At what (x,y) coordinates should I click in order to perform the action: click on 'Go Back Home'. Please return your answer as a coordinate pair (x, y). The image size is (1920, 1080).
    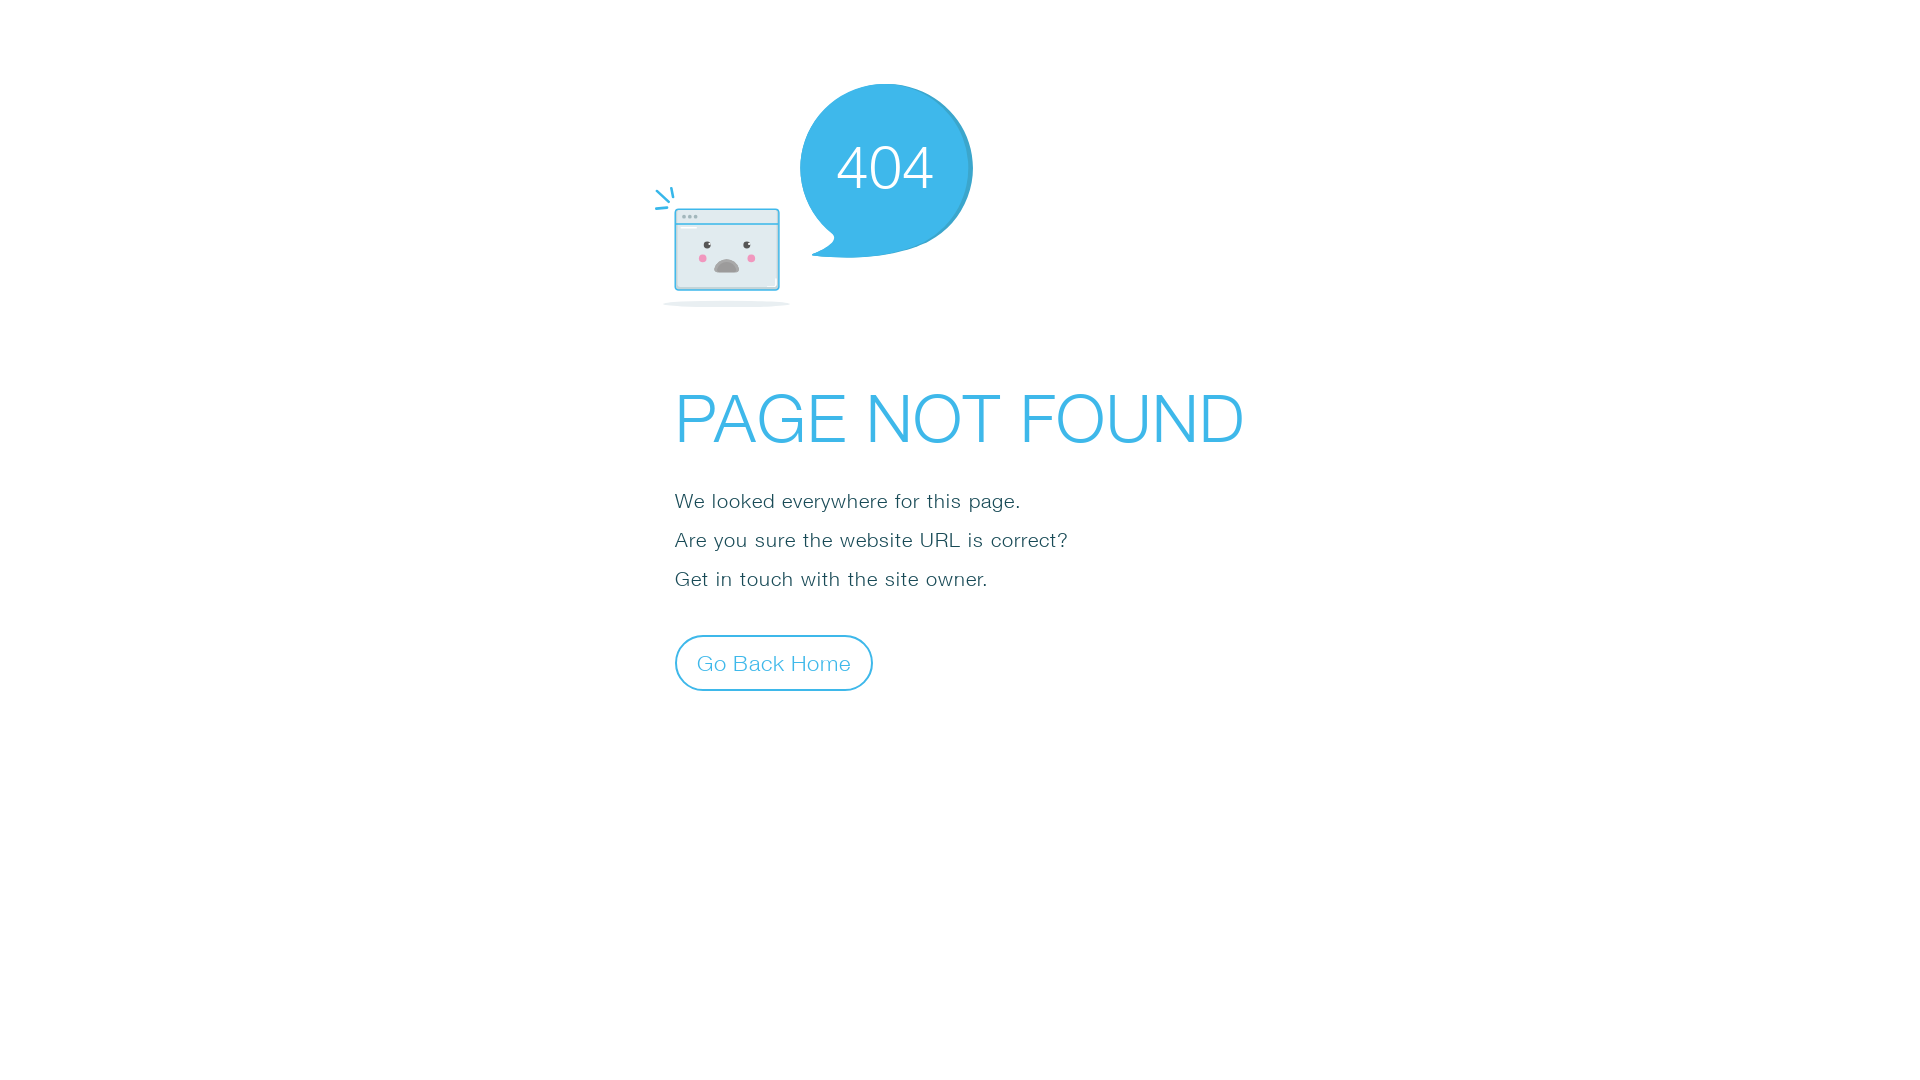
    Looking at the image, I should click on (772, 663).